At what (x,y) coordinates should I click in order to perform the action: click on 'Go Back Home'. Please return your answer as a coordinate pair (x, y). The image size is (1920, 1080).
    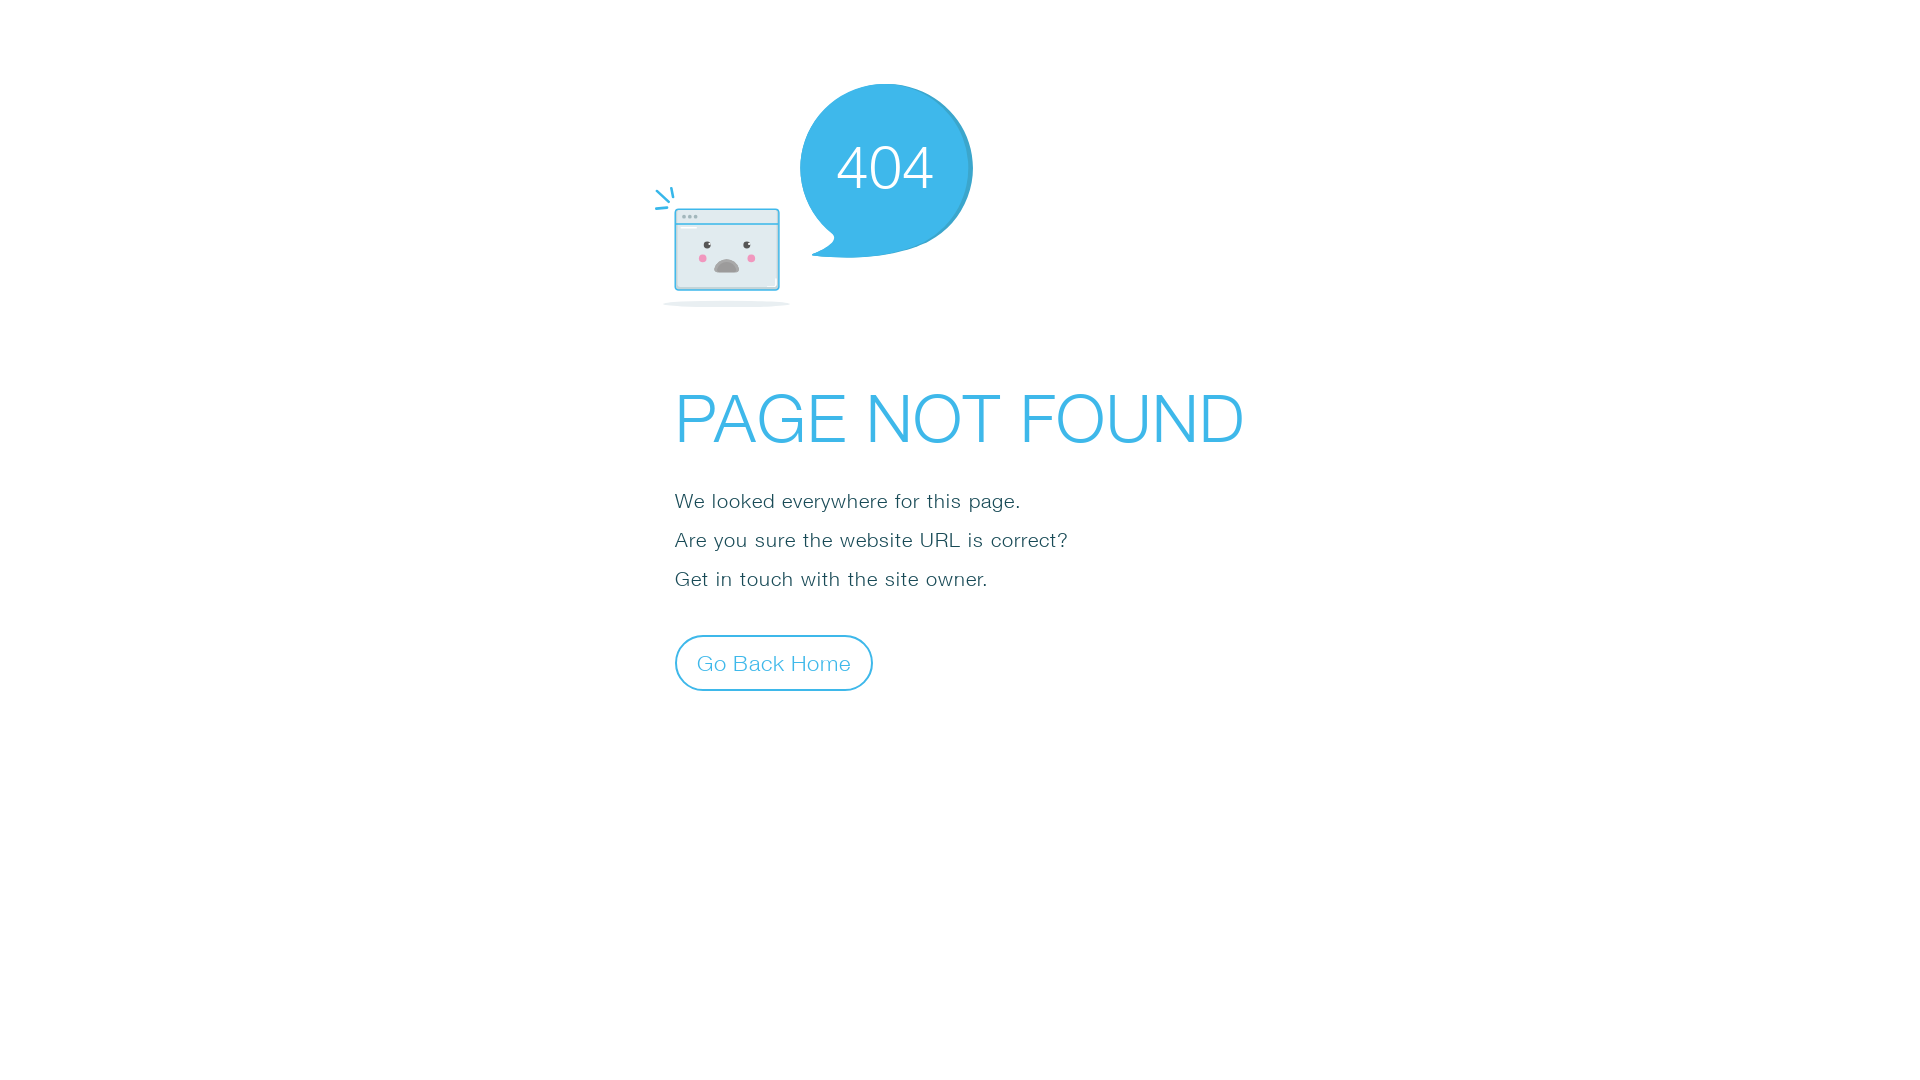
    Looking at the image, I should click on (772, 663).